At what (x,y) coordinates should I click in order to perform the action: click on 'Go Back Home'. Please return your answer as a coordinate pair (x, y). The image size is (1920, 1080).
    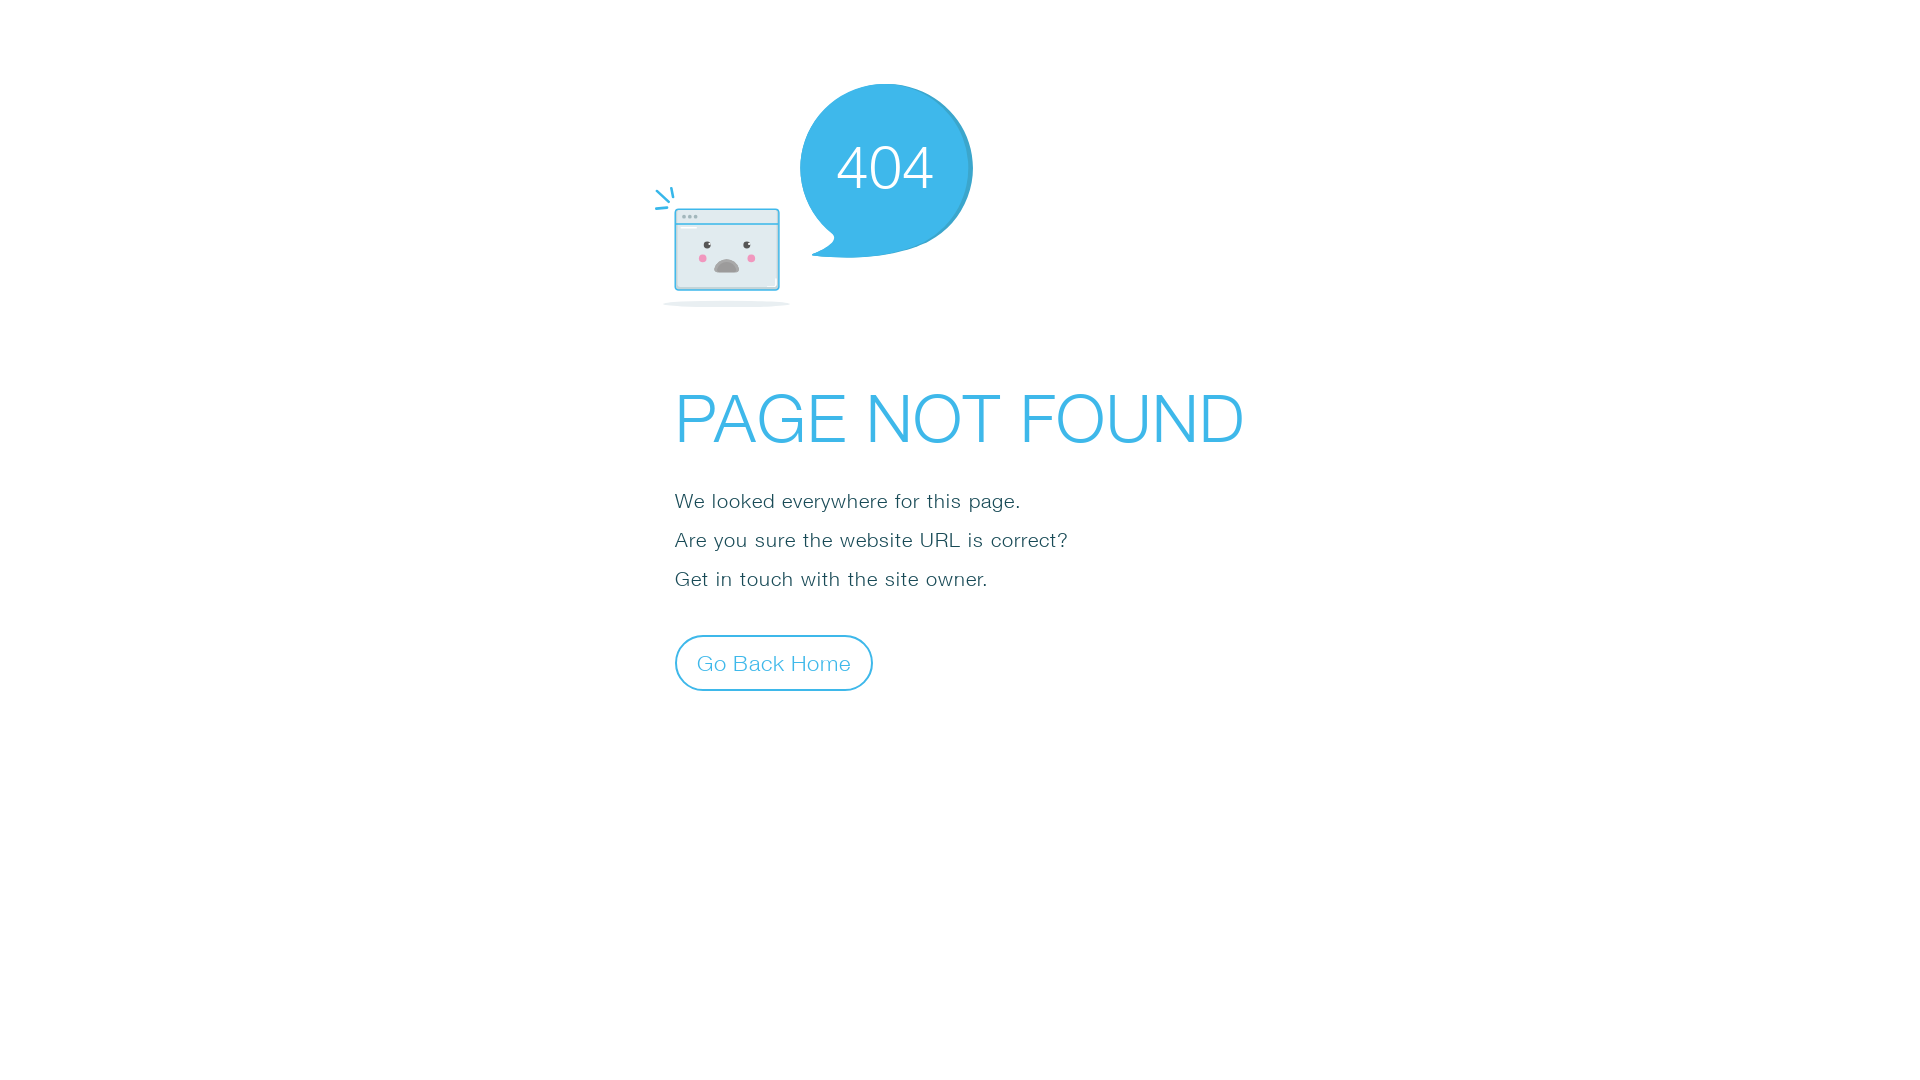
    Looking at the image, I should click on (772, 663).